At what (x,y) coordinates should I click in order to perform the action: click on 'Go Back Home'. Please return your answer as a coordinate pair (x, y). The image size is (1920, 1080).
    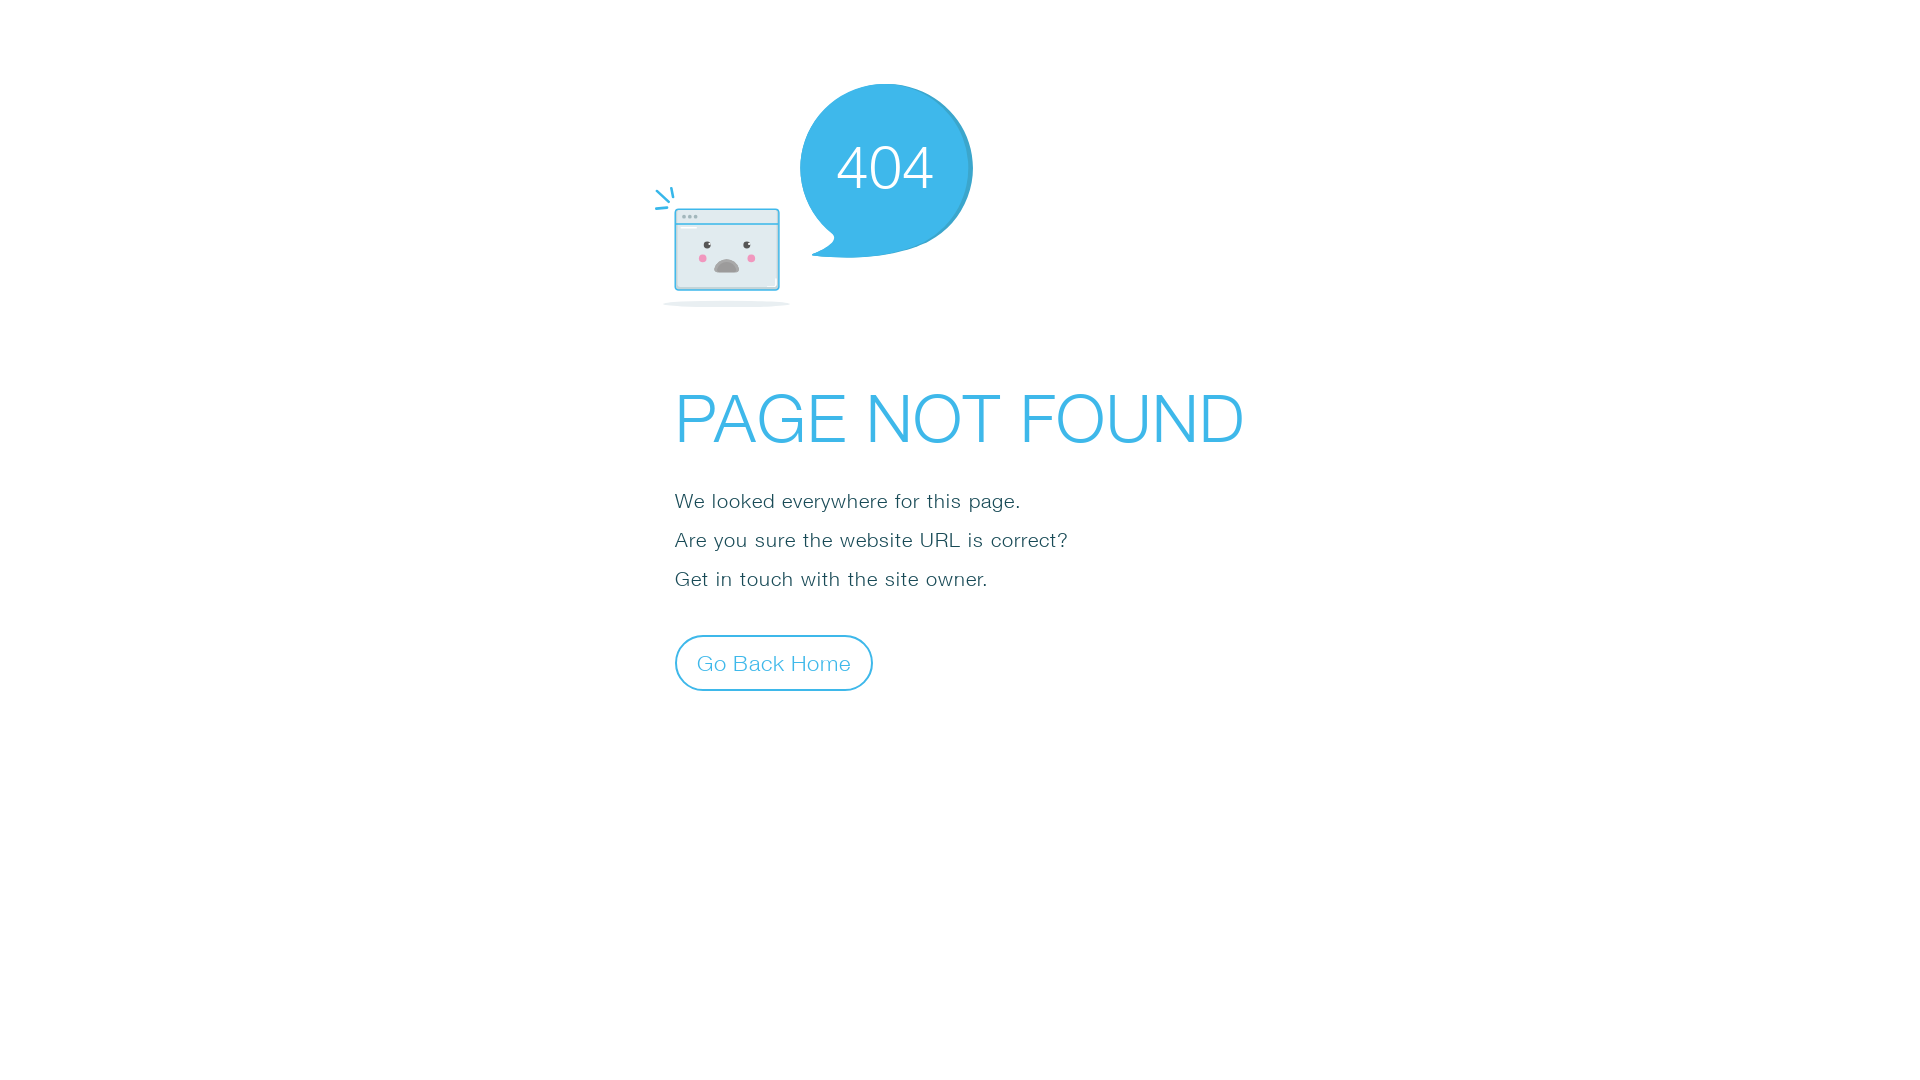
    Looking at the image, I should click on (772, 663).